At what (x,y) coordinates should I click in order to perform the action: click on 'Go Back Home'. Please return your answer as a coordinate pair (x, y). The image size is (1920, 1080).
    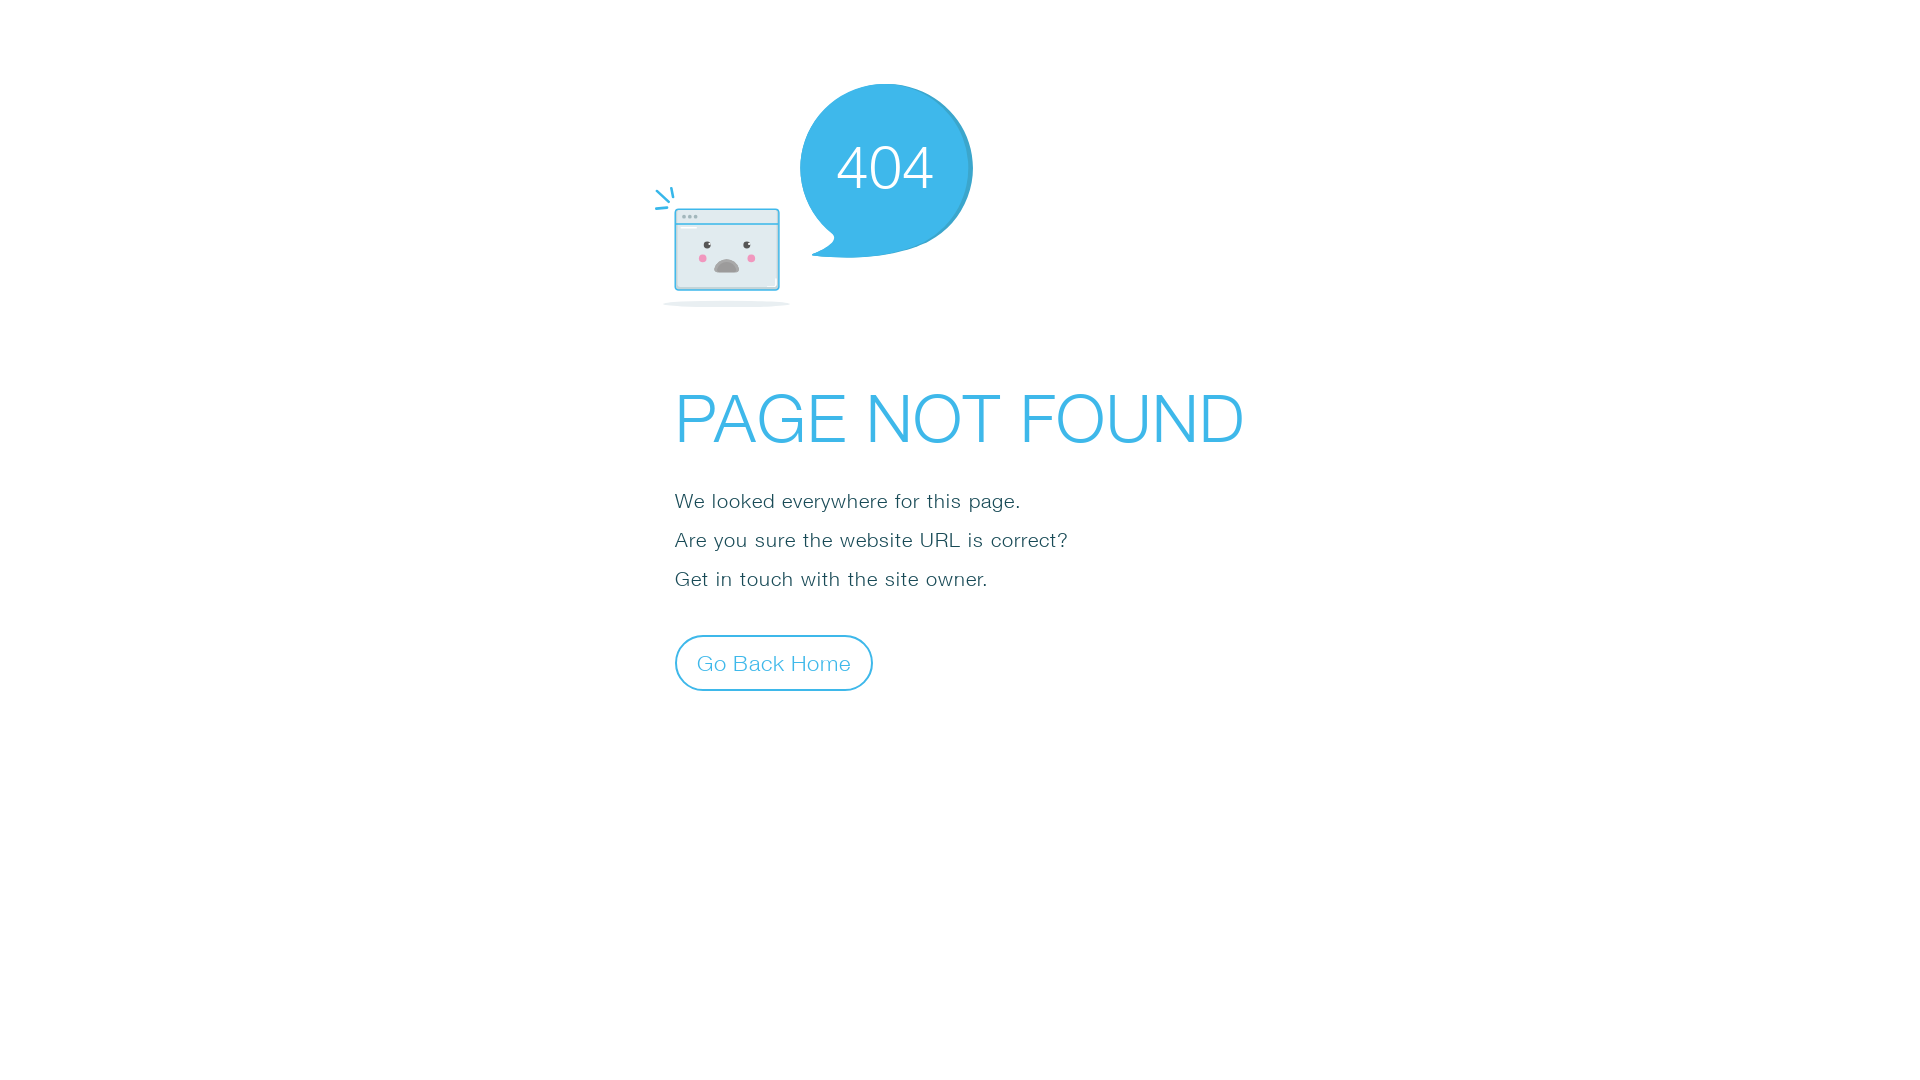
    Looking at the image, I should click on (772, 663).